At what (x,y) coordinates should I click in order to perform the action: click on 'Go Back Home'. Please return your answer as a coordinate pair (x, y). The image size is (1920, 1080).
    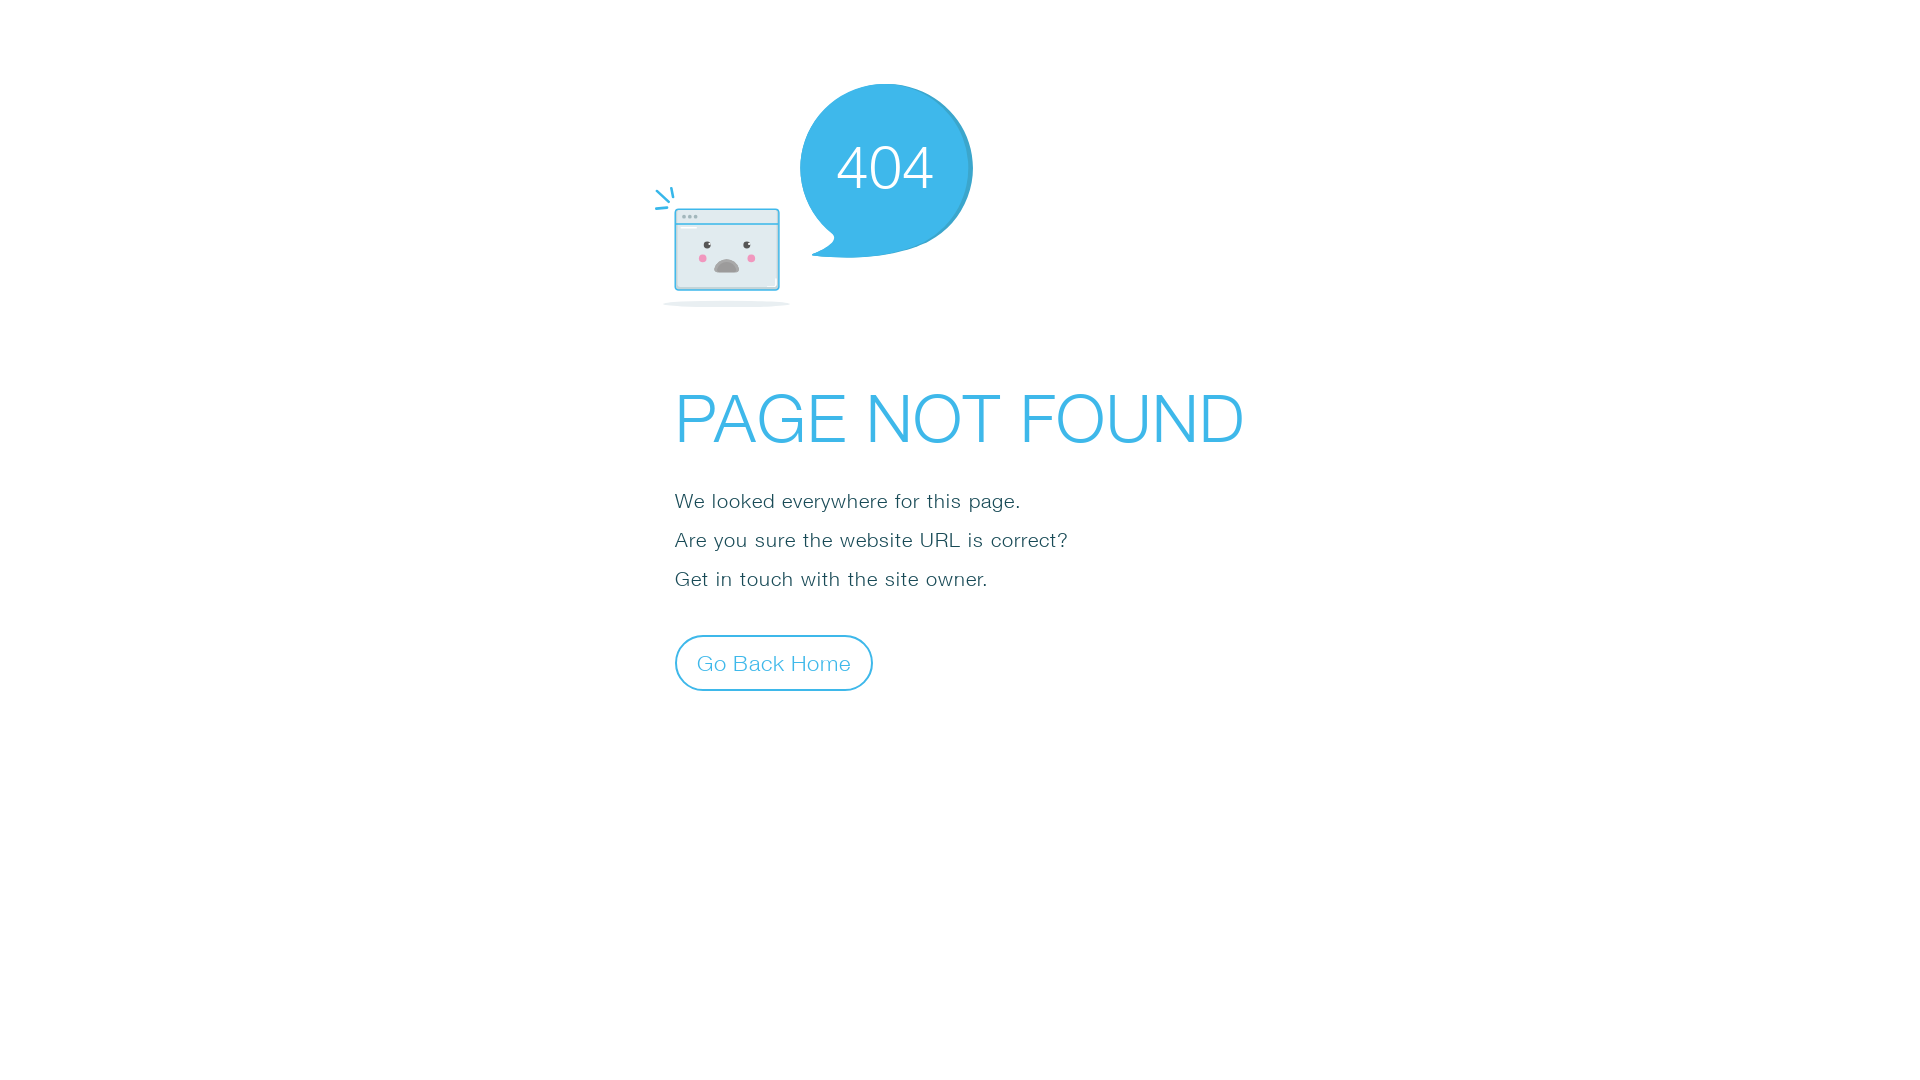
    Looking at the image, I should click on (772, 663).